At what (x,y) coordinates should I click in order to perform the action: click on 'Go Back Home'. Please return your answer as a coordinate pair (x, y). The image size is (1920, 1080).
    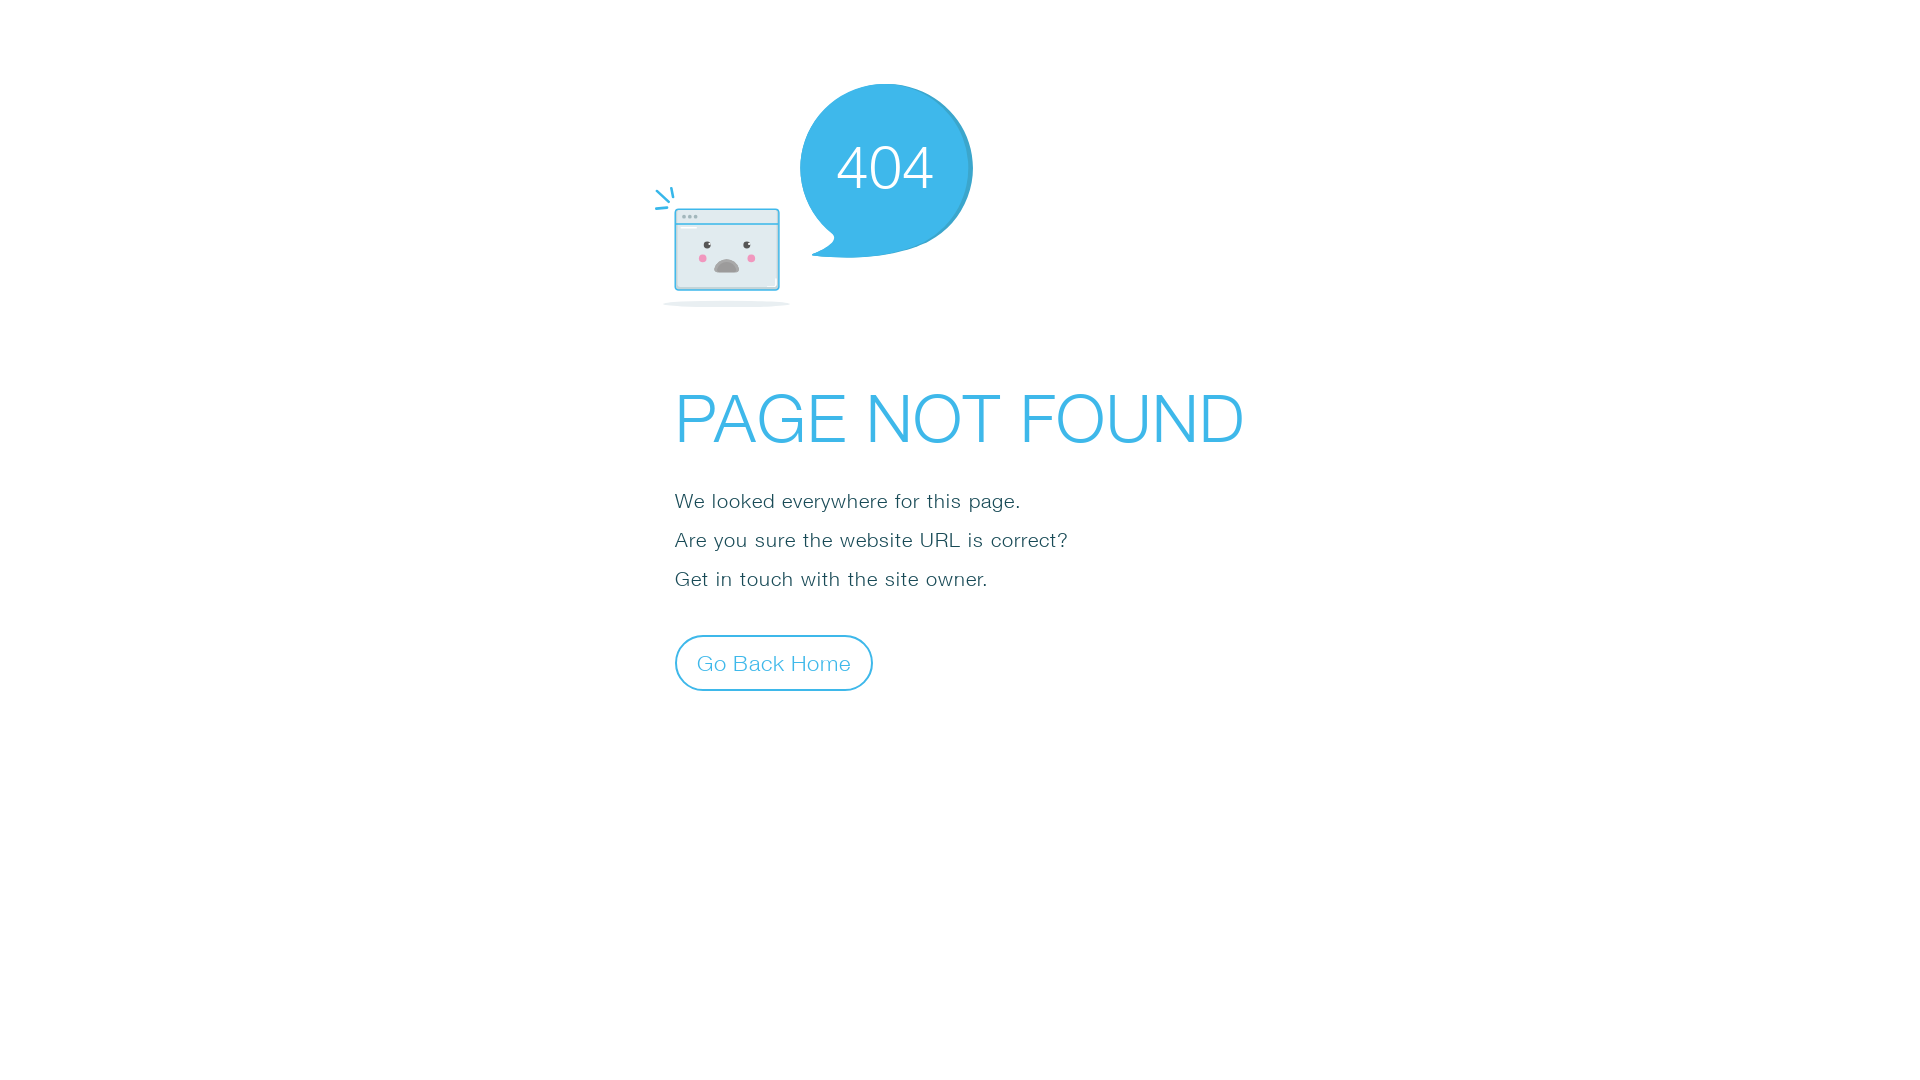
    Looking at the image, I should click on (772, 663).